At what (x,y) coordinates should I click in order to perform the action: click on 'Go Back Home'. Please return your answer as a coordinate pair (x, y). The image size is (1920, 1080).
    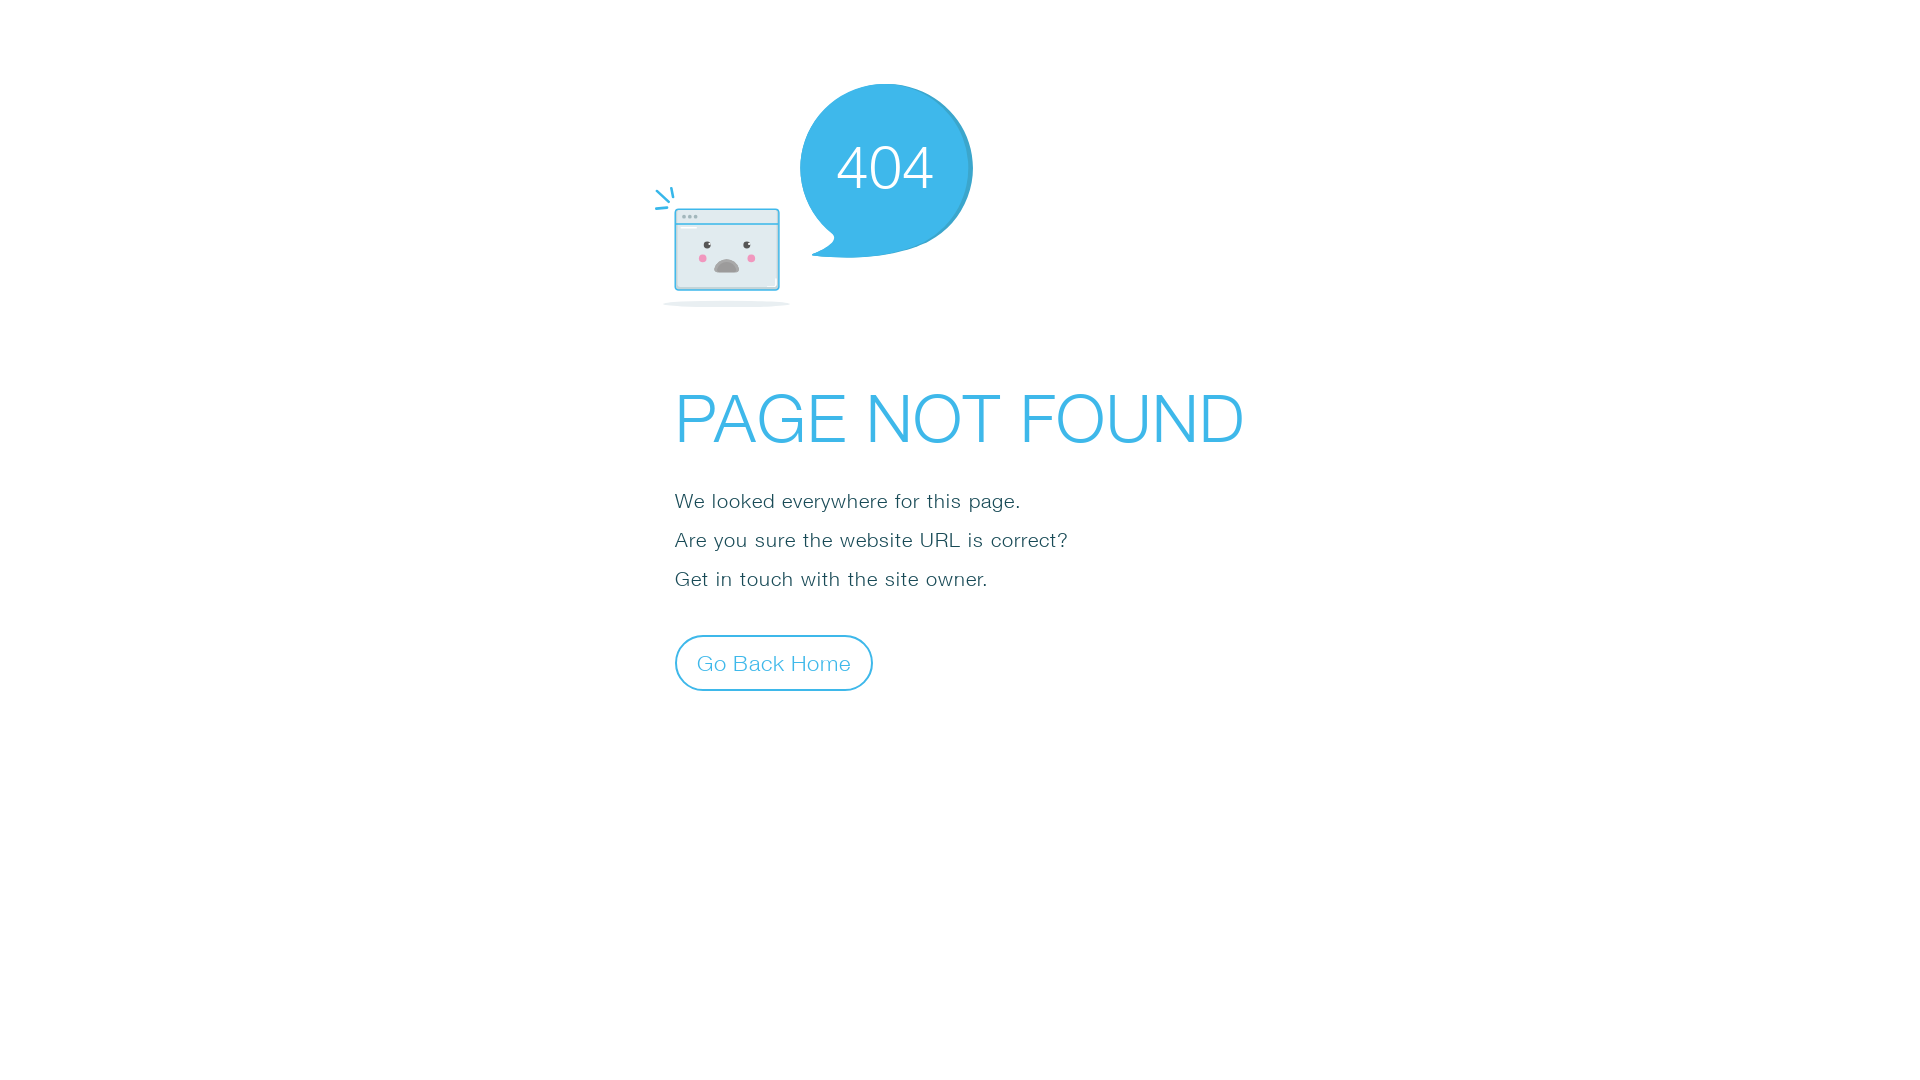
    Looking at the image, I should click on (772, 663).